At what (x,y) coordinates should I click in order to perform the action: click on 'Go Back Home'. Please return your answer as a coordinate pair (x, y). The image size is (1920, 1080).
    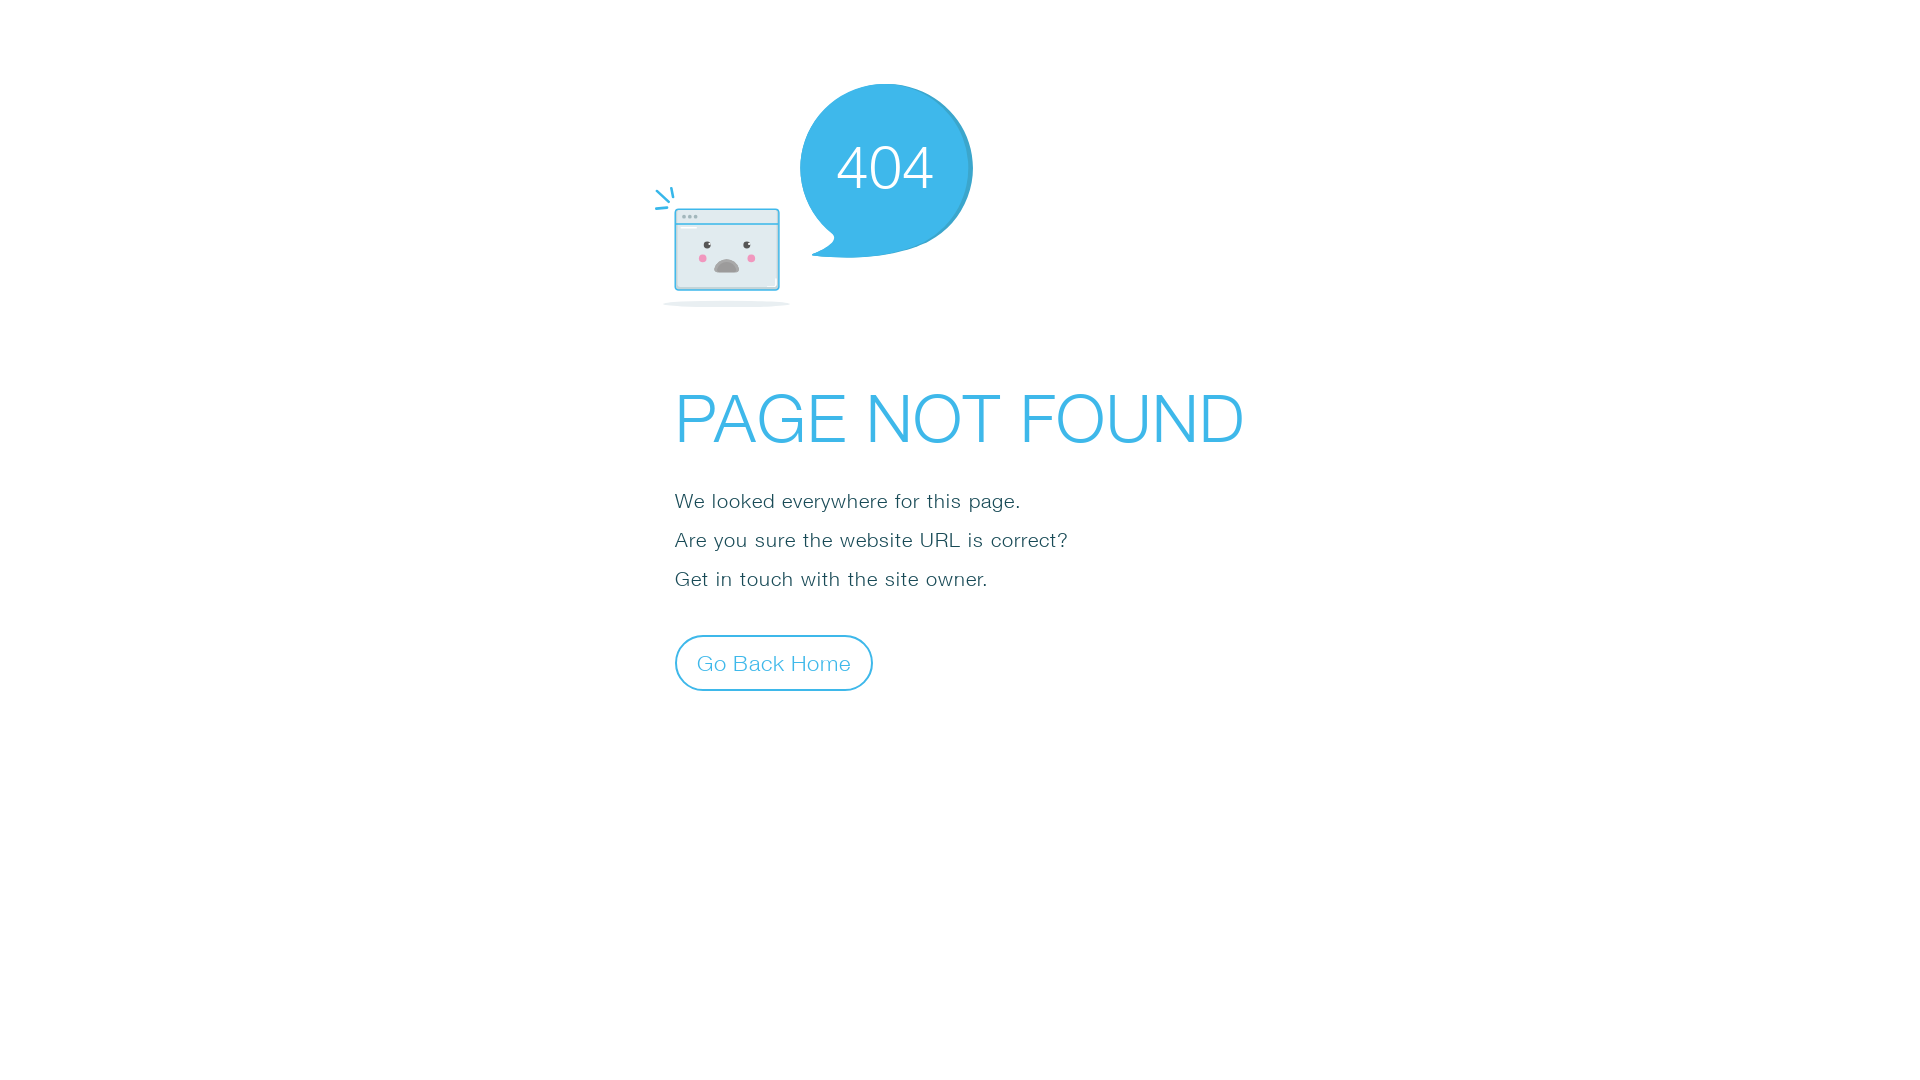
    Looking at the image, I should click on (772, 663).